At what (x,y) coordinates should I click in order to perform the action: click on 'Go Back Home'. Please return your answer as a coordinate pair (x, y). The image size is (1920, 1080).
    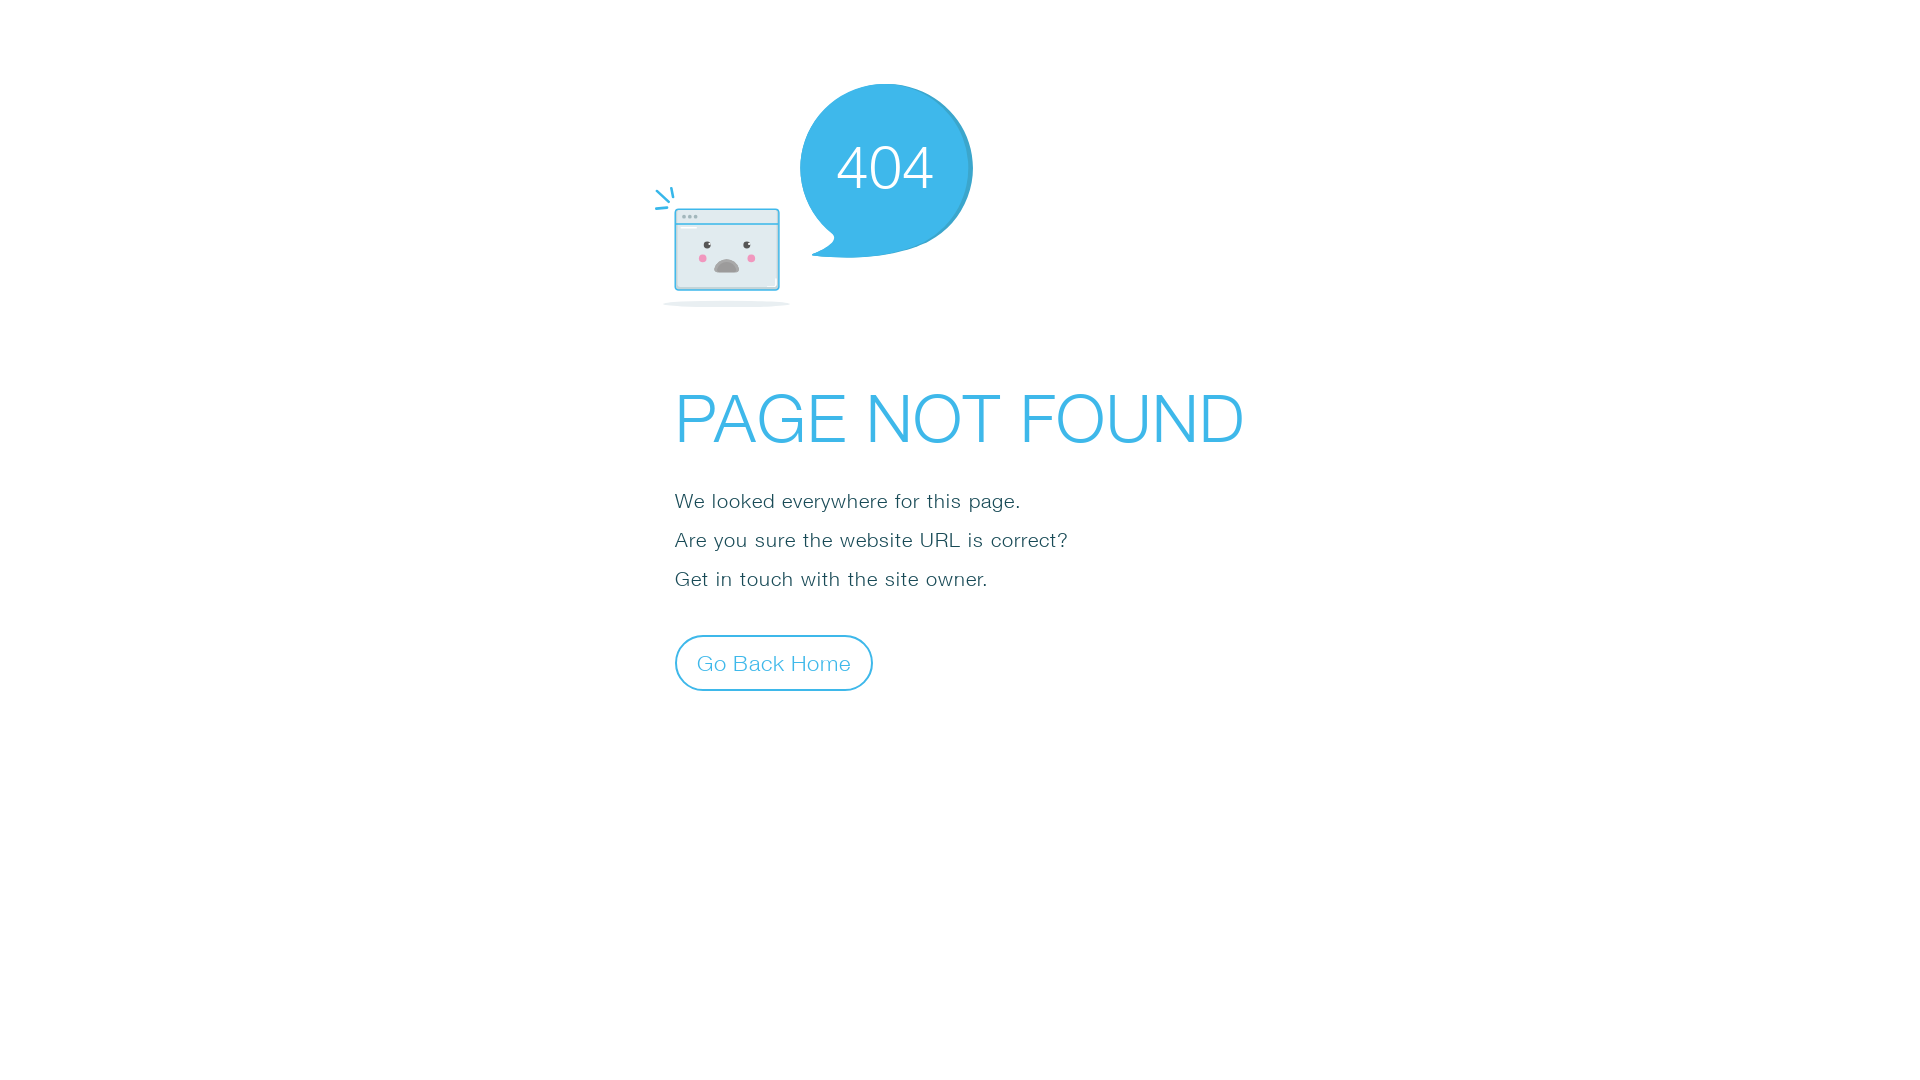
    Looking at the image, I should click on (772, 663).